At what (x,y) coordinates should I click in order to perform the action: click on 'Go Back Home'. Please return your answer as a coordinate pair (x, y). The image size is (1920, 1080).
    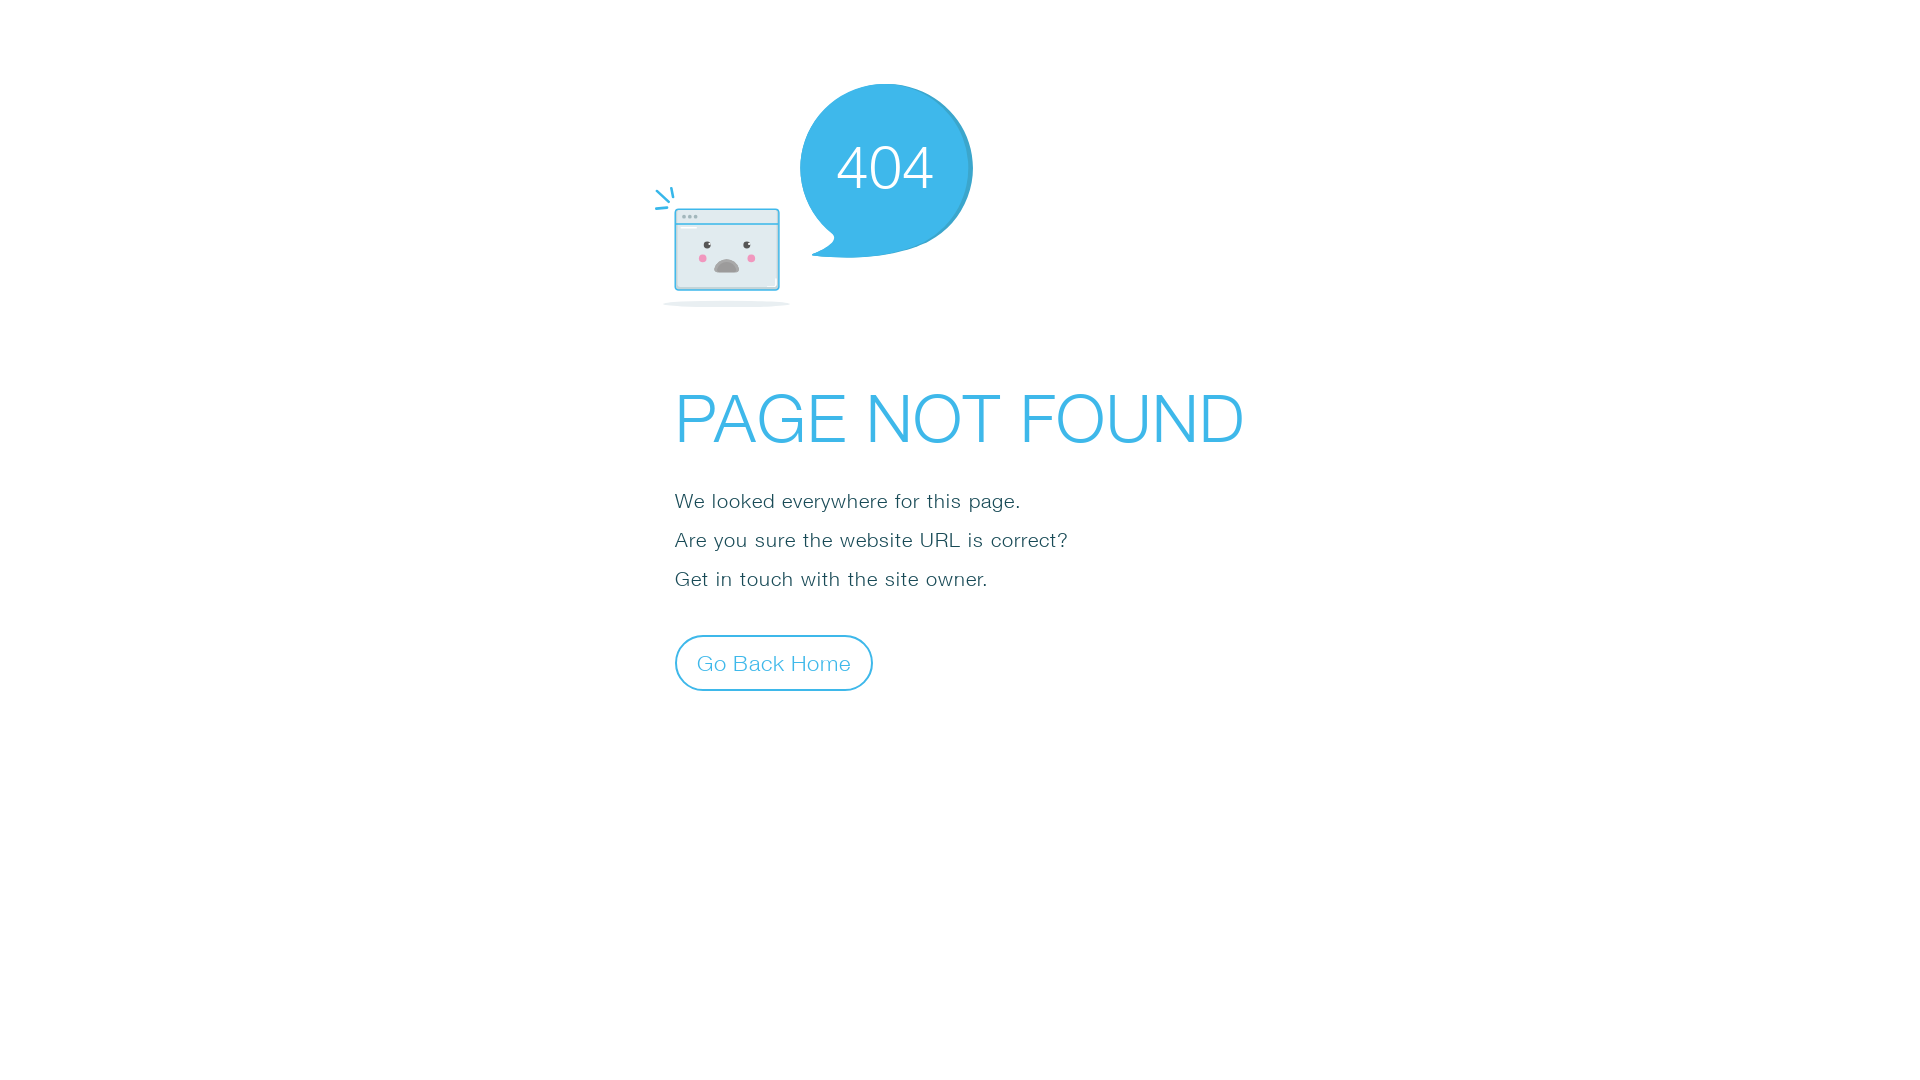
    Looking at the image, I should click on (772, 663).